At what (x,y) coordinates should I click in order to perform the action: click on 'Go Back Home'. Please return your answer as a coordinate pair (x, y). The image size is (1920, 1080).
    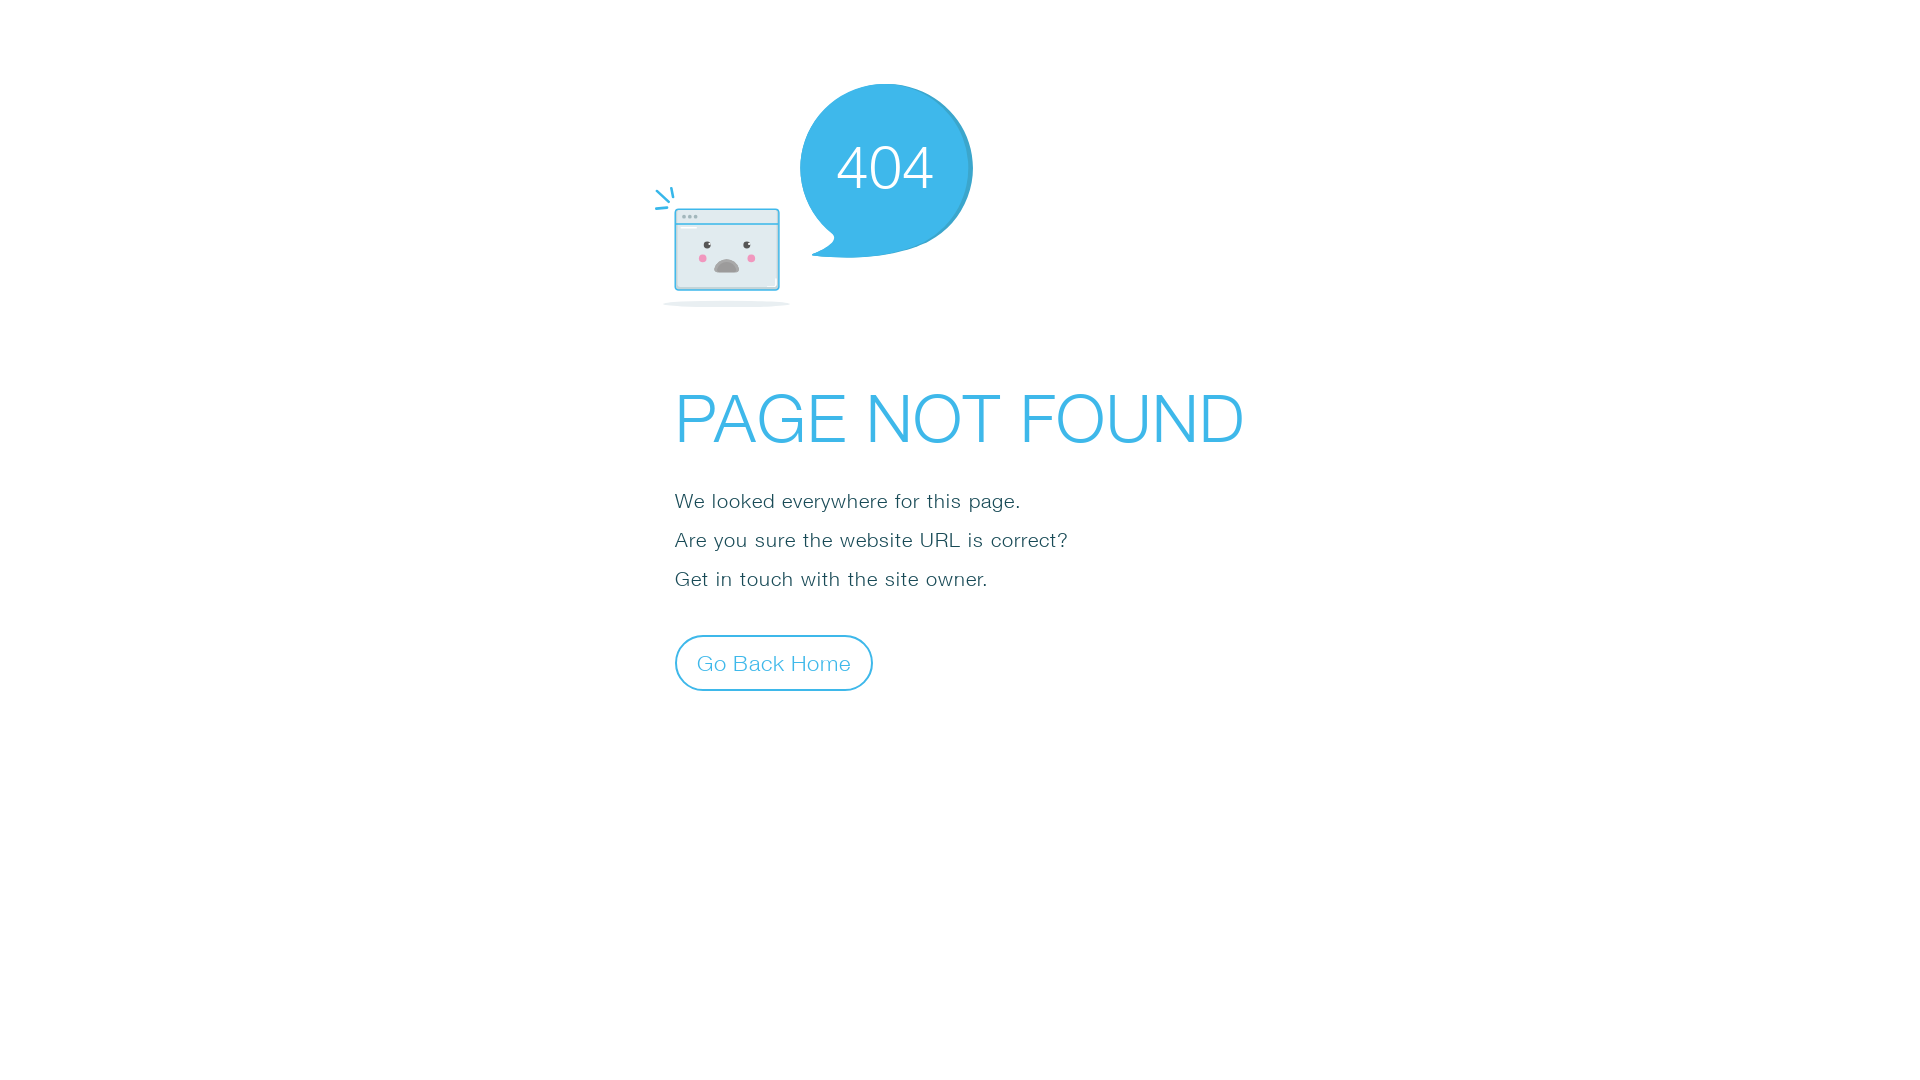
    Looking at the image, I should click on (772, 663).